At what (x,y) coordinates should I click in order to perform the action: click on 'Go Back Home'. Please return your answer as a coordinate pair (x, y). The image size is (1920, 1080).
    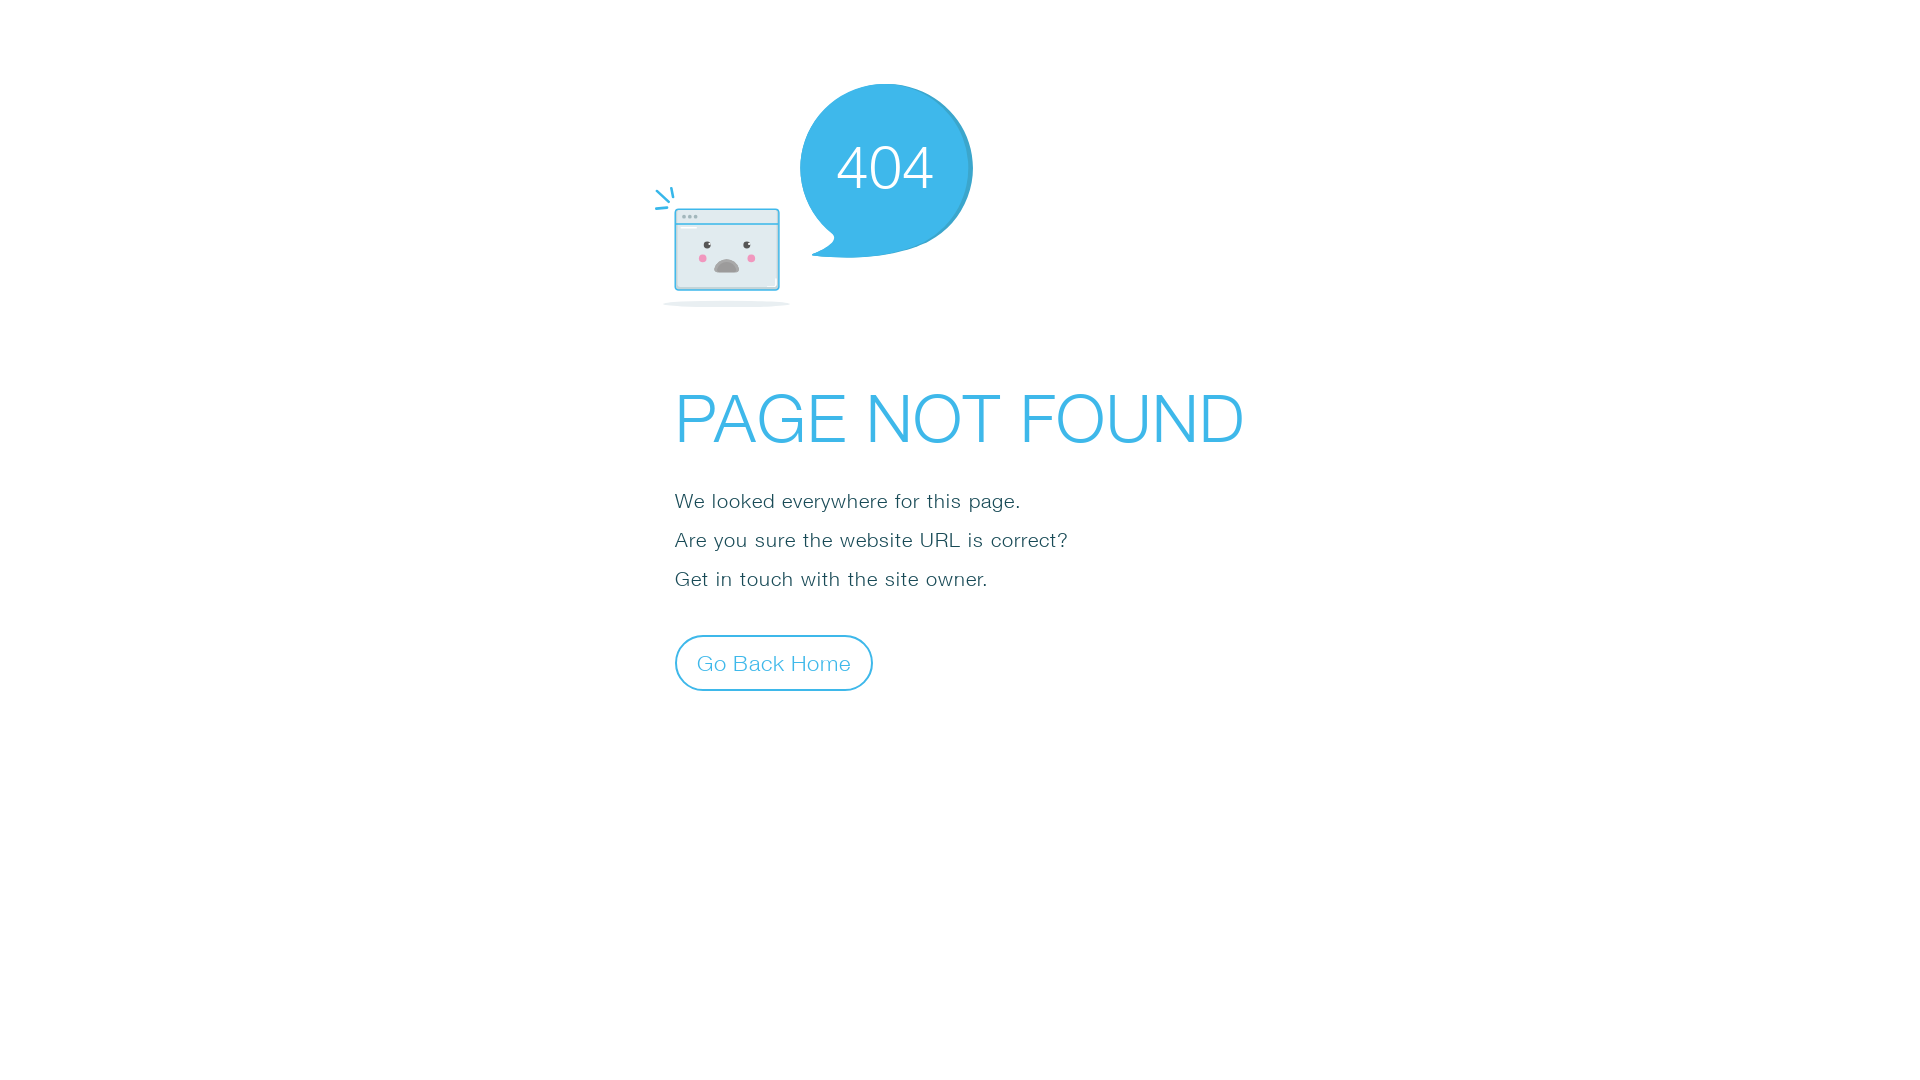
    Looking at the image, I should click on (772, 663).